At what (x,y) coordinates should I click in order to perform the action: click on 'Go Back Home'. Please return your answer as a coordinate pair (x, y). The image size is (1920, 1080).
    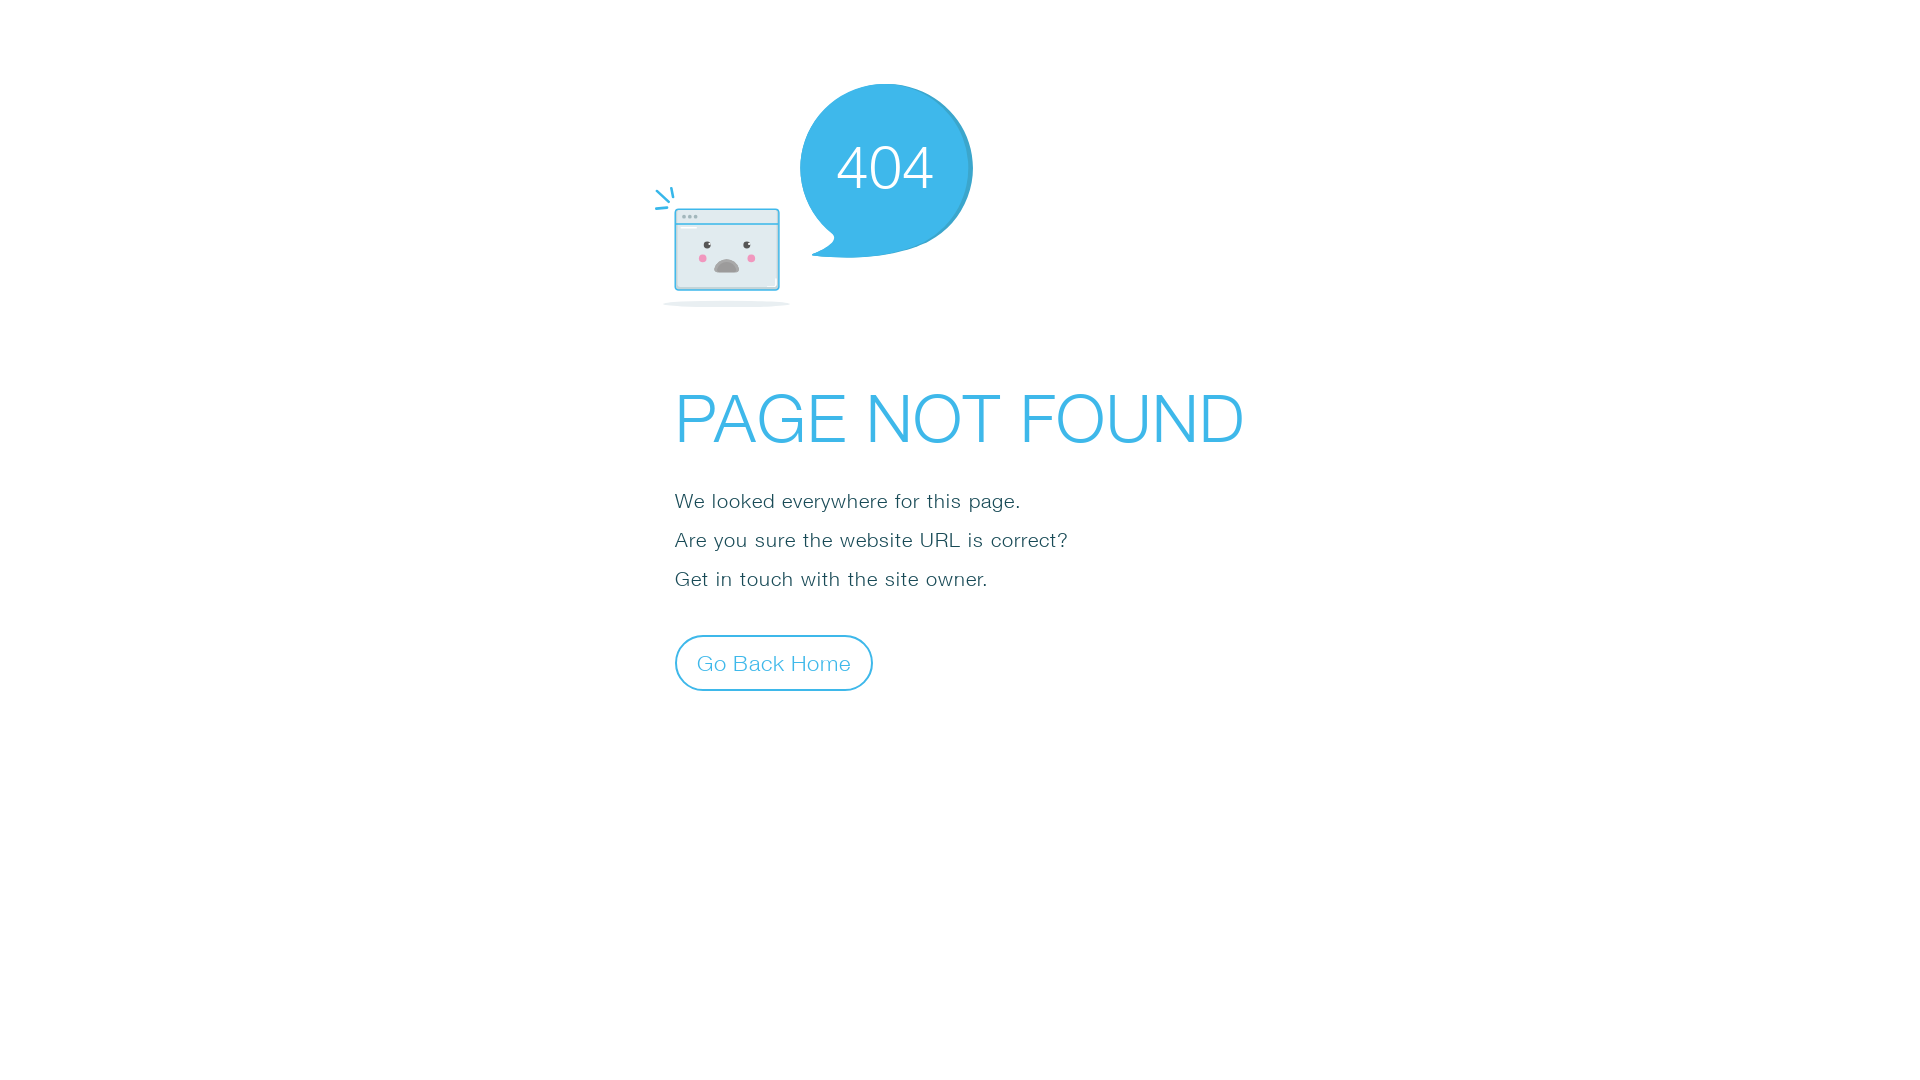
    Looking at the image, I should click on (772, 663).